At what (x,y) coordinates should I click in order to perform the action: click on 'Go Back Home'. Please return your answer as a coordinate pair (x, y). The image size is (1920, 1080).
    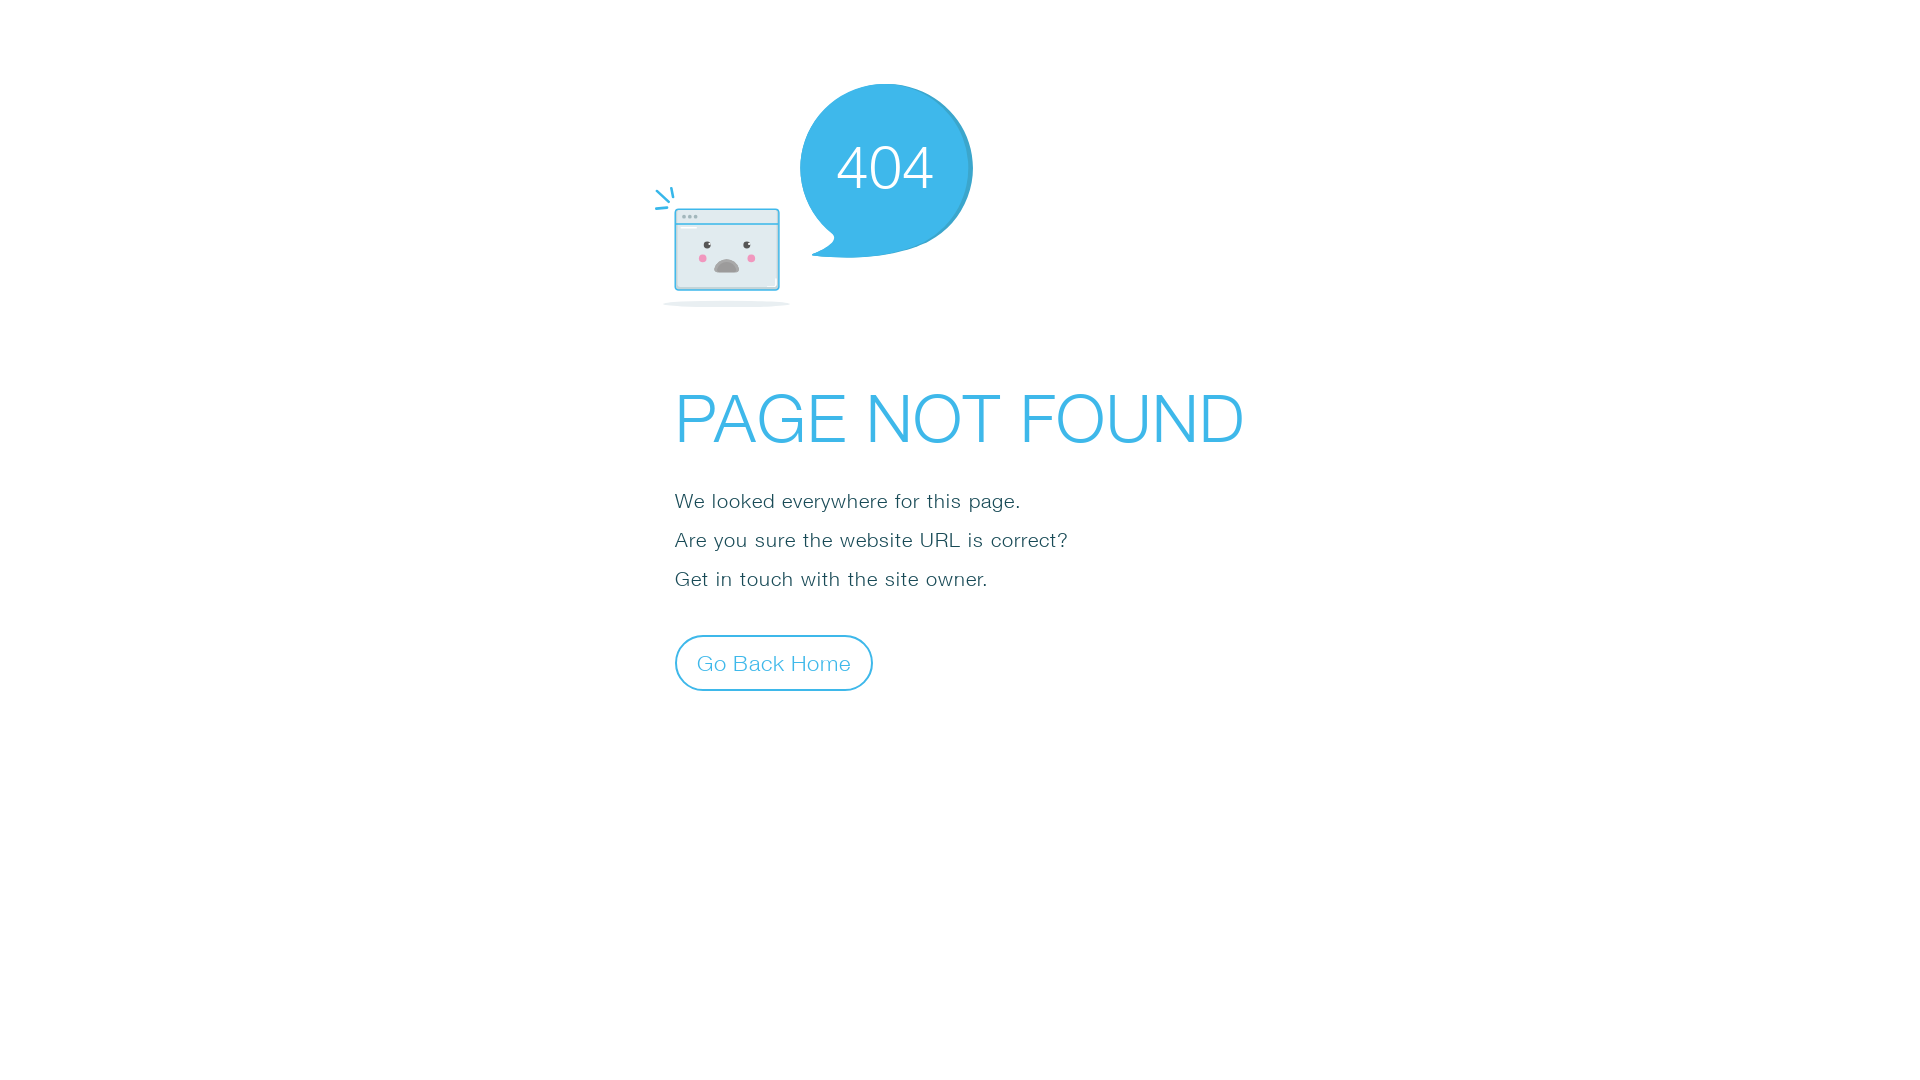
    Looking at the image, I should click on (772, 663).